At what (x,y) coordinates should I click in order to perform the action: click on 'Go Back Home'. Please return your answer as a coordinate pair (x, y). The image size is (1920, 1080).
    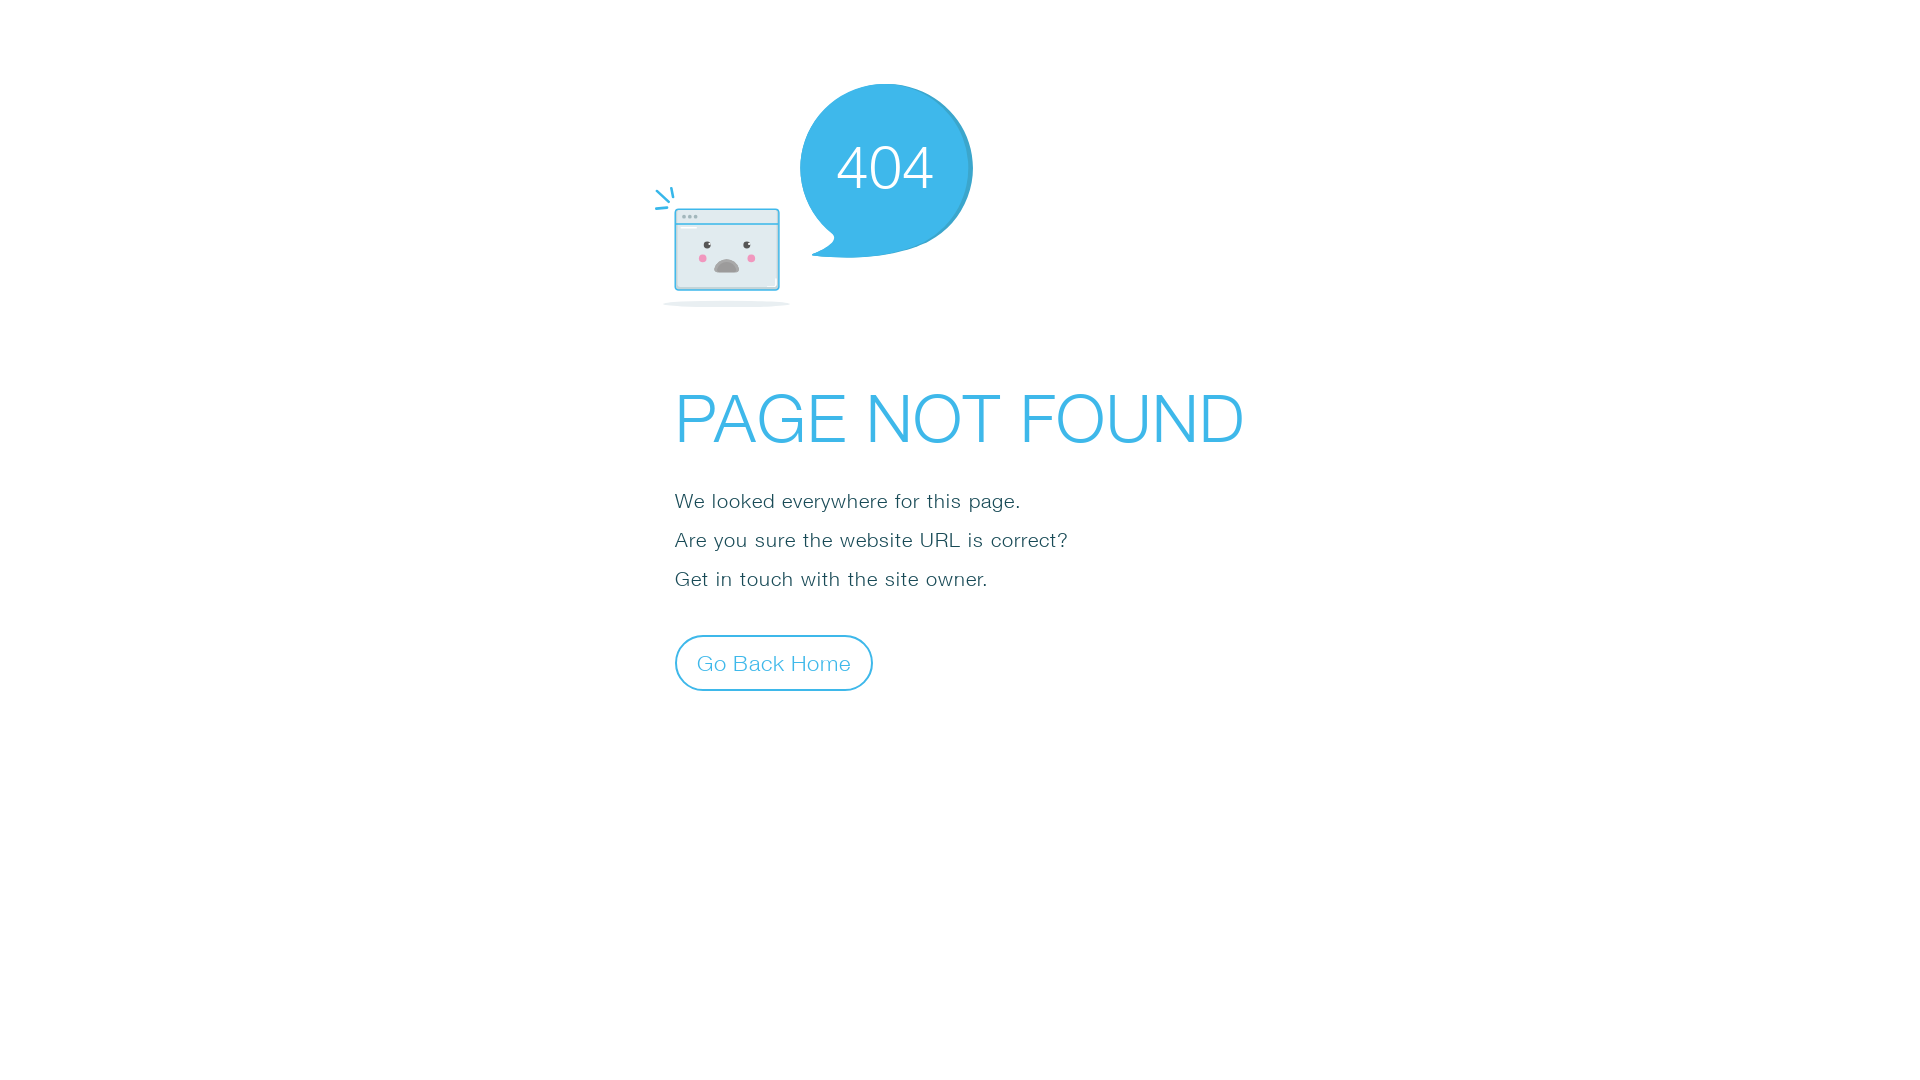
    Looking at the image, I should click on (772, 663).